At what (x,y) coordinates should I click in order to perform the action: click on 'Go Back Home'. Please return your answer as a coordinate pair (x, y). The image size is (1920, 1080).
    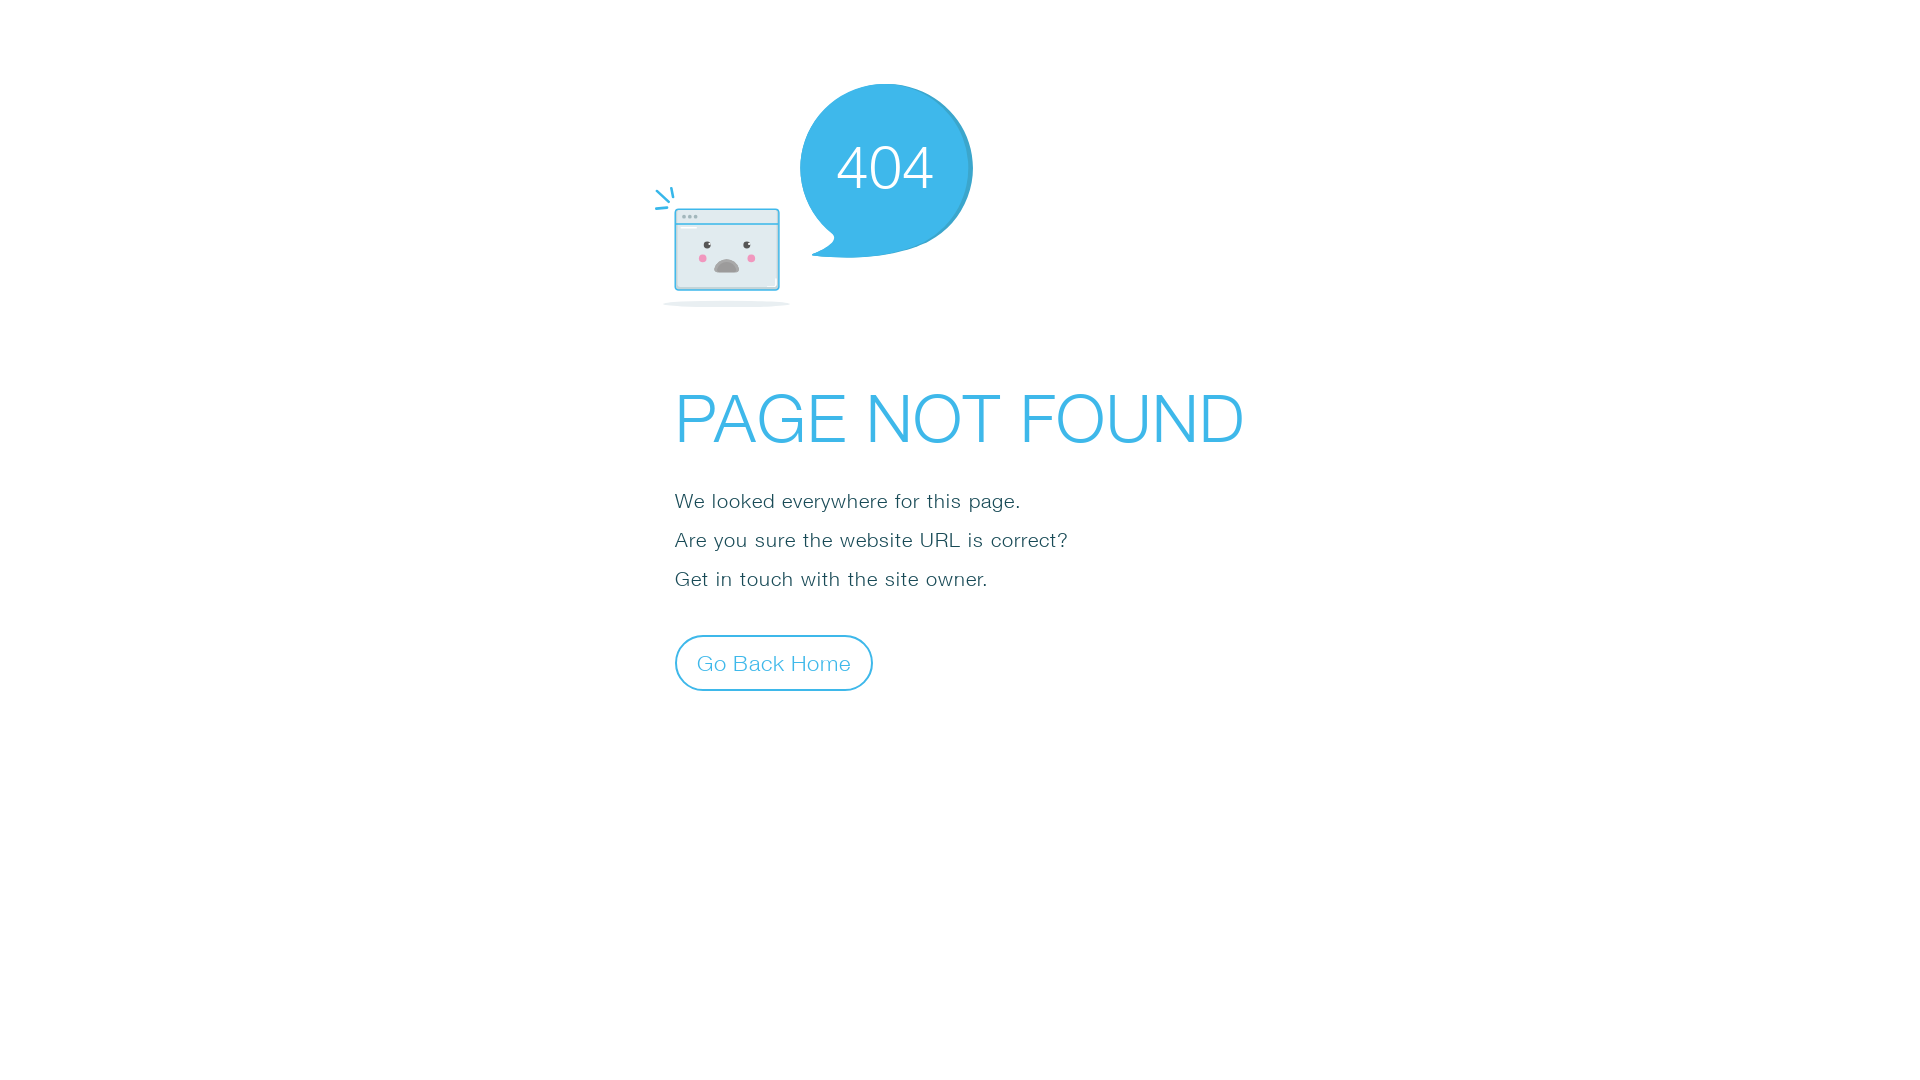
    Looking at the image, I should click on (772, 663).